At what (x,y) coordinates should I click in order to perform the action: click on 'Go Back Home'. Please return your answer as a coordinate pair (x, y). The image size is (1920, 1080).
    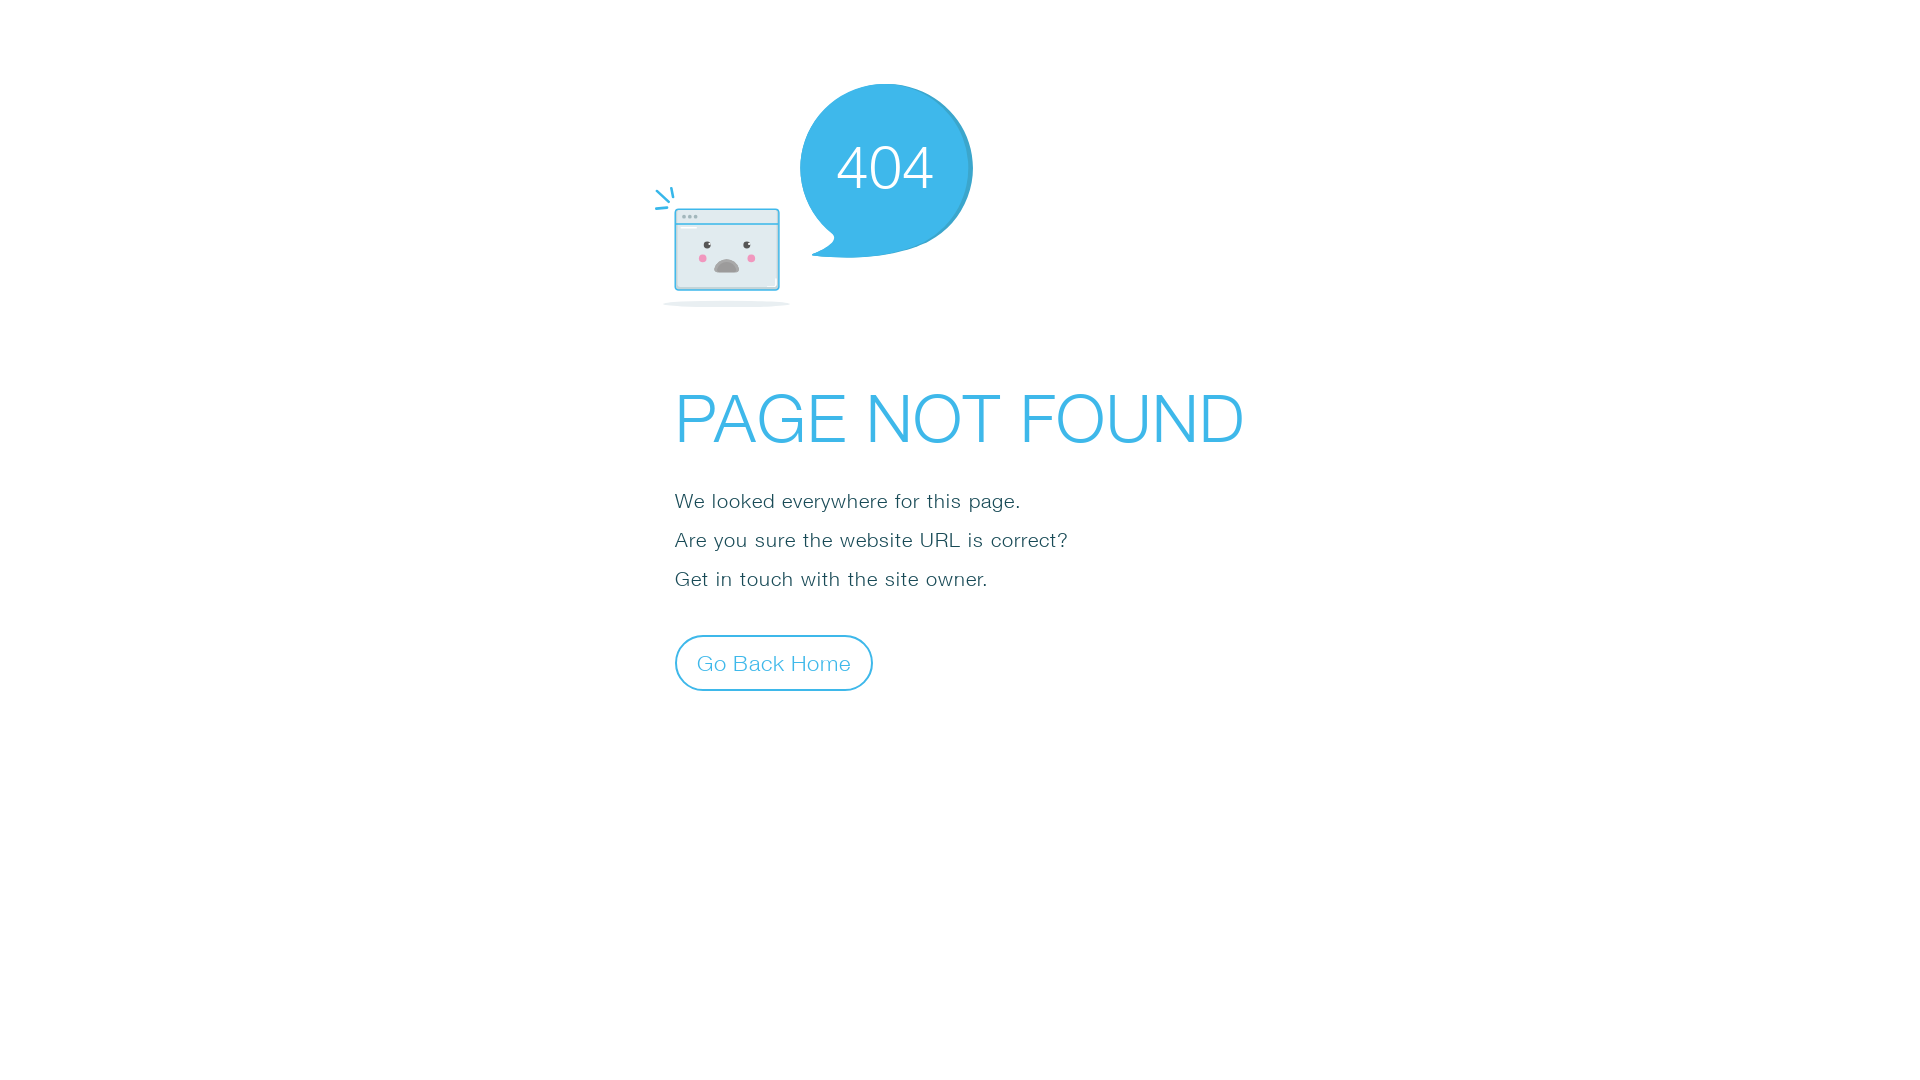
    Looking at the image, I should click on (772, 663).